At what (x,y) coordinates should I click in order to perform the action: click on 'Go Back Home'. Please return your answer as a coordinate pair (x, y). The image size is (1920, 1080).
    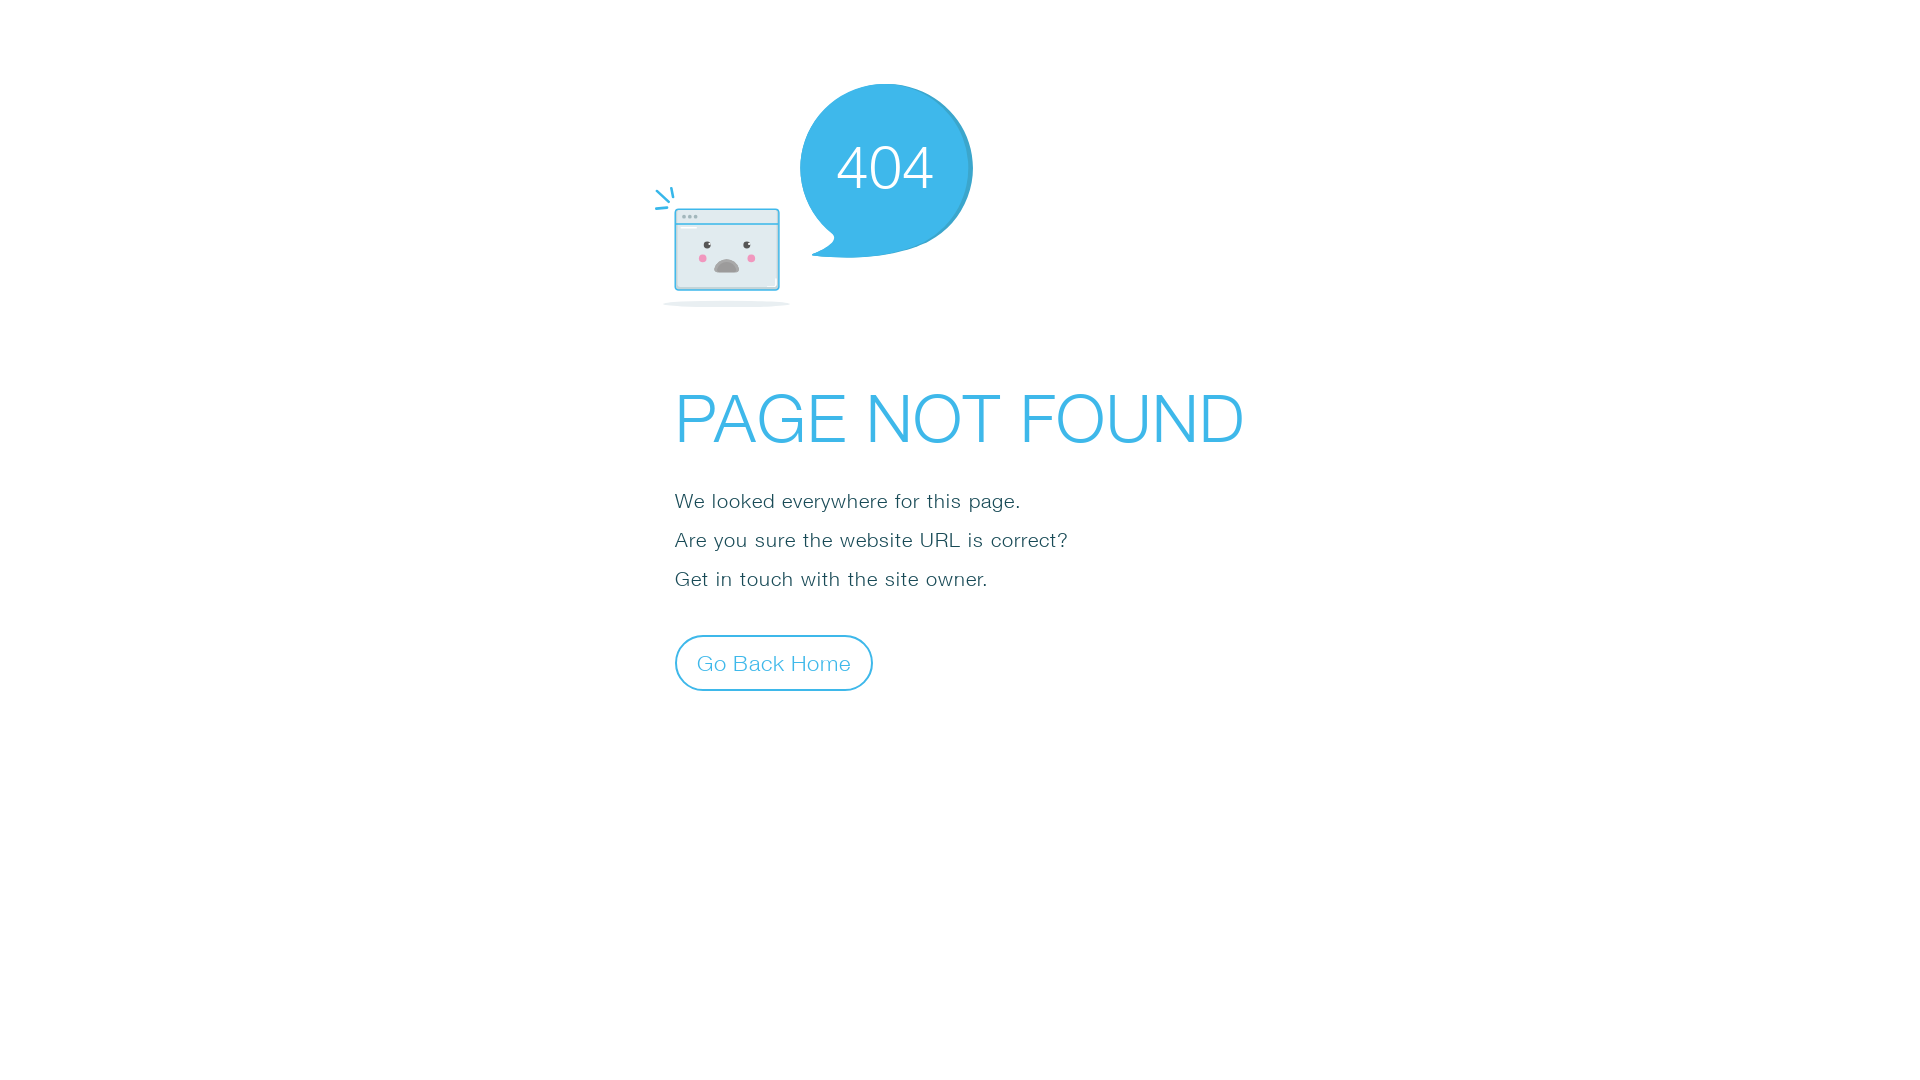
    Looking at the image, I should click on (772, 663).